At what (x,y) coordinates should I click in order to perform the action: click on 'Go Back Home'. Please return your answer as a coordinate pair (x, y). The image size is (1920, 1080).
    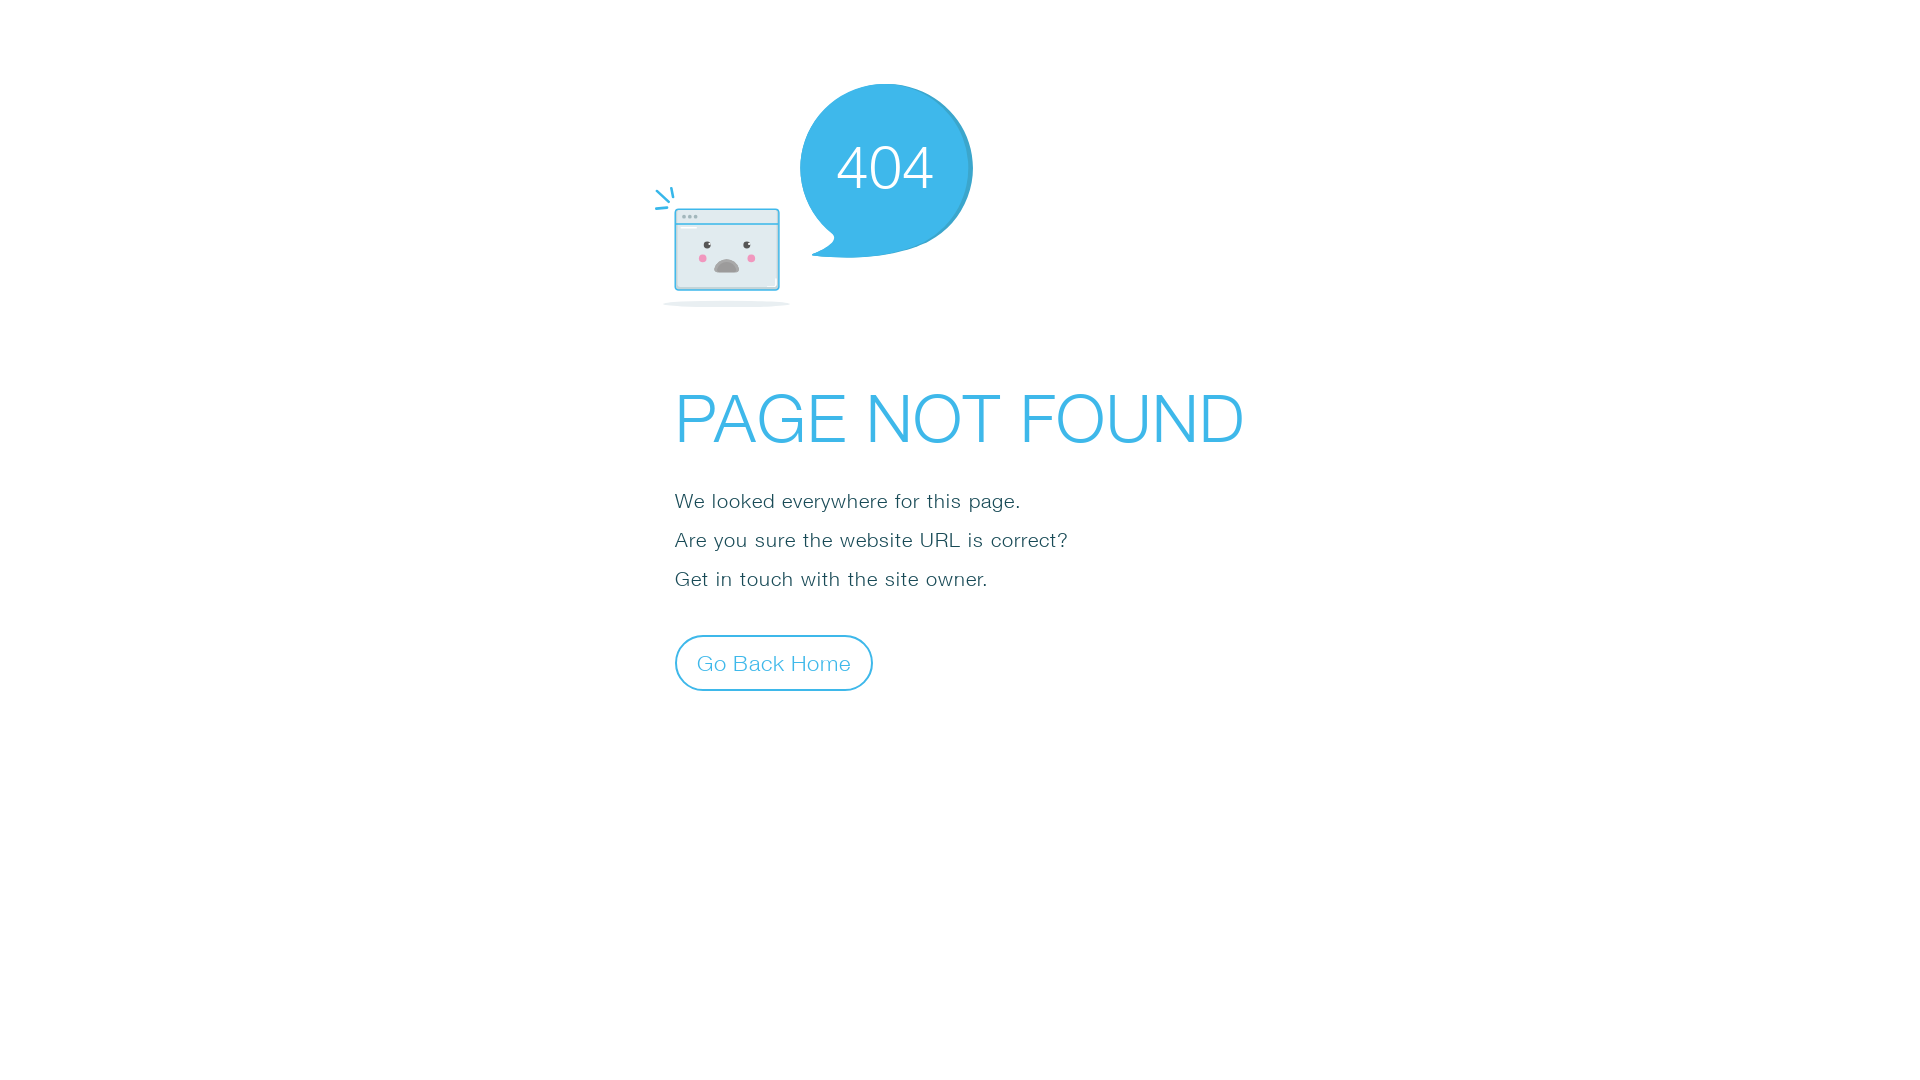
    Looking at the image, I should click on (772, 663).